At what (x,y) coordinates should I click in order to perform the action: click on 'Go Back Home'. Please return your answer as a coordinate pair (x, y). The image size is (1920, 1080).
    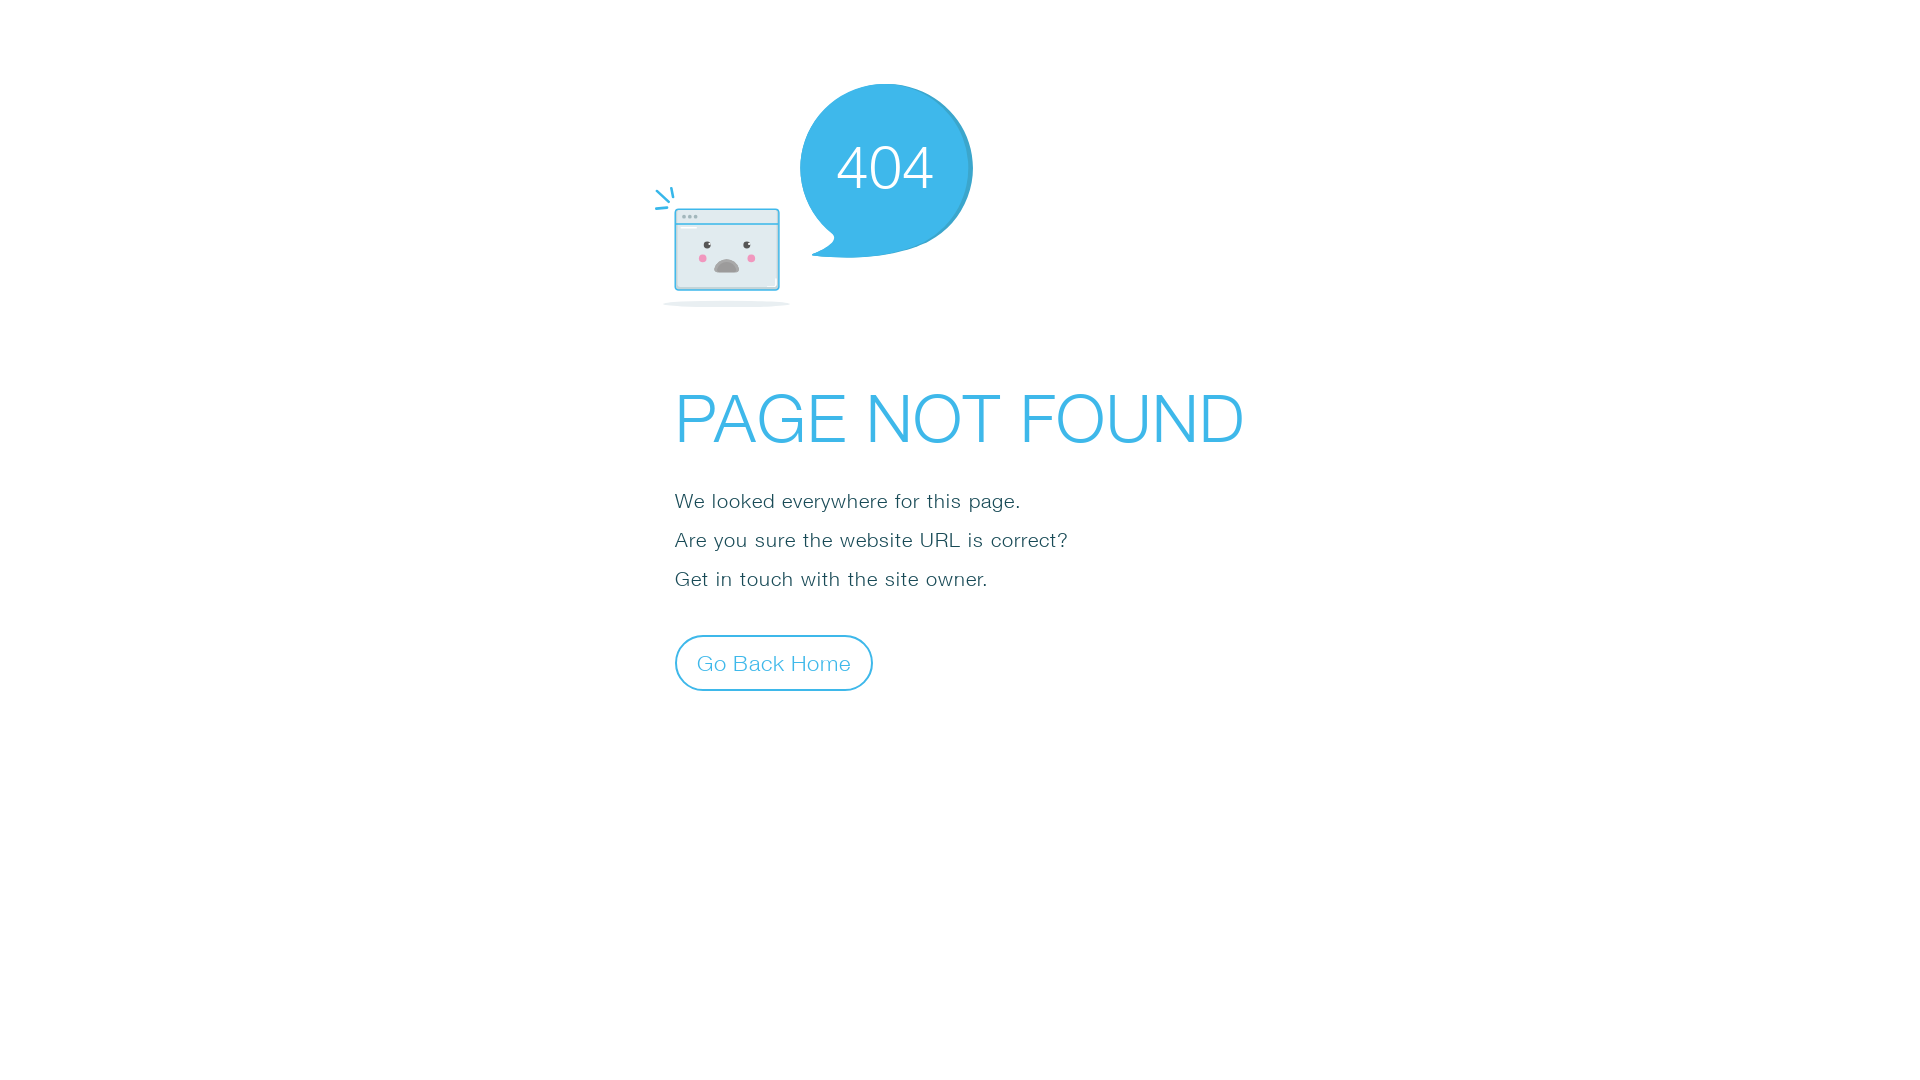
    Looking at the image, I should click on (772, 663).